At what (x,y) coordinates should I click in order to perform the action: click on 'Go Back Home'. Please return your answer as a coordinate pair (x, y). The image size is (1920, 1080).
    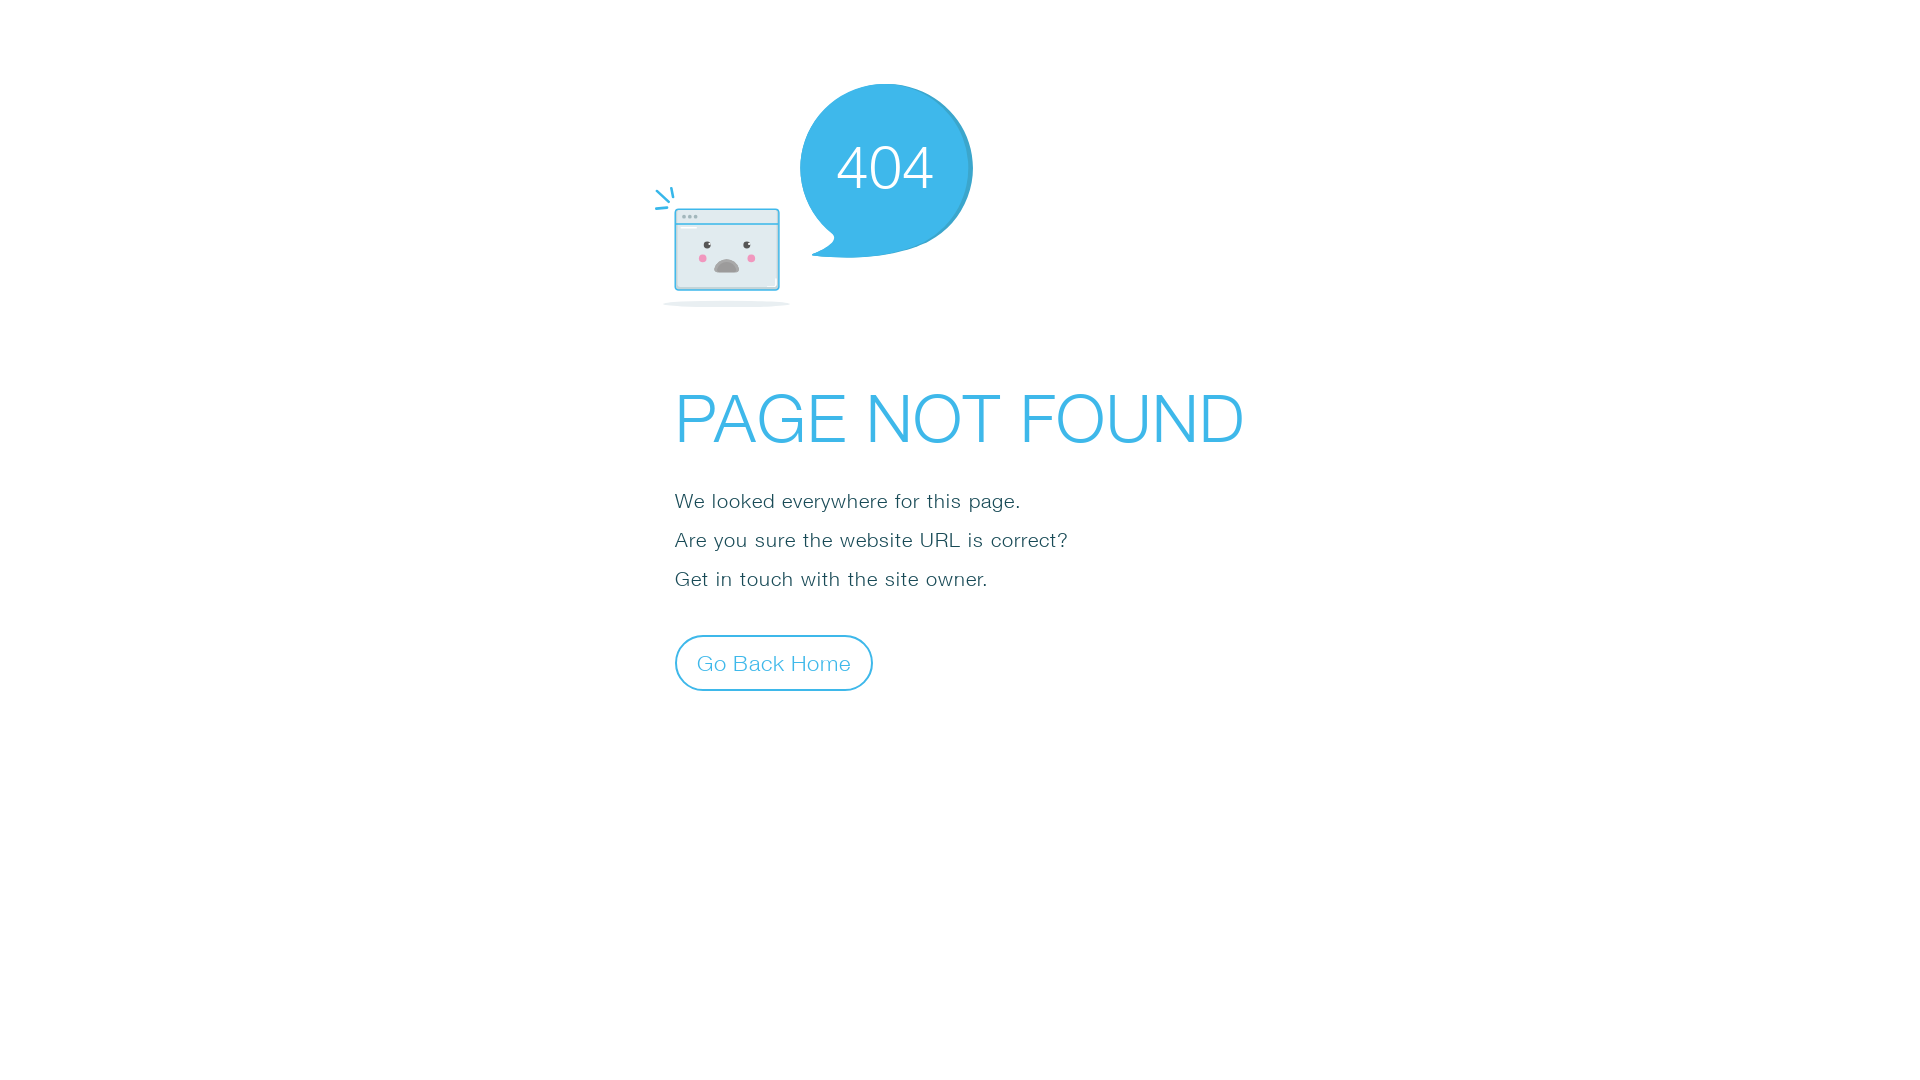
    Looking at the image, I should click on (772, 663).